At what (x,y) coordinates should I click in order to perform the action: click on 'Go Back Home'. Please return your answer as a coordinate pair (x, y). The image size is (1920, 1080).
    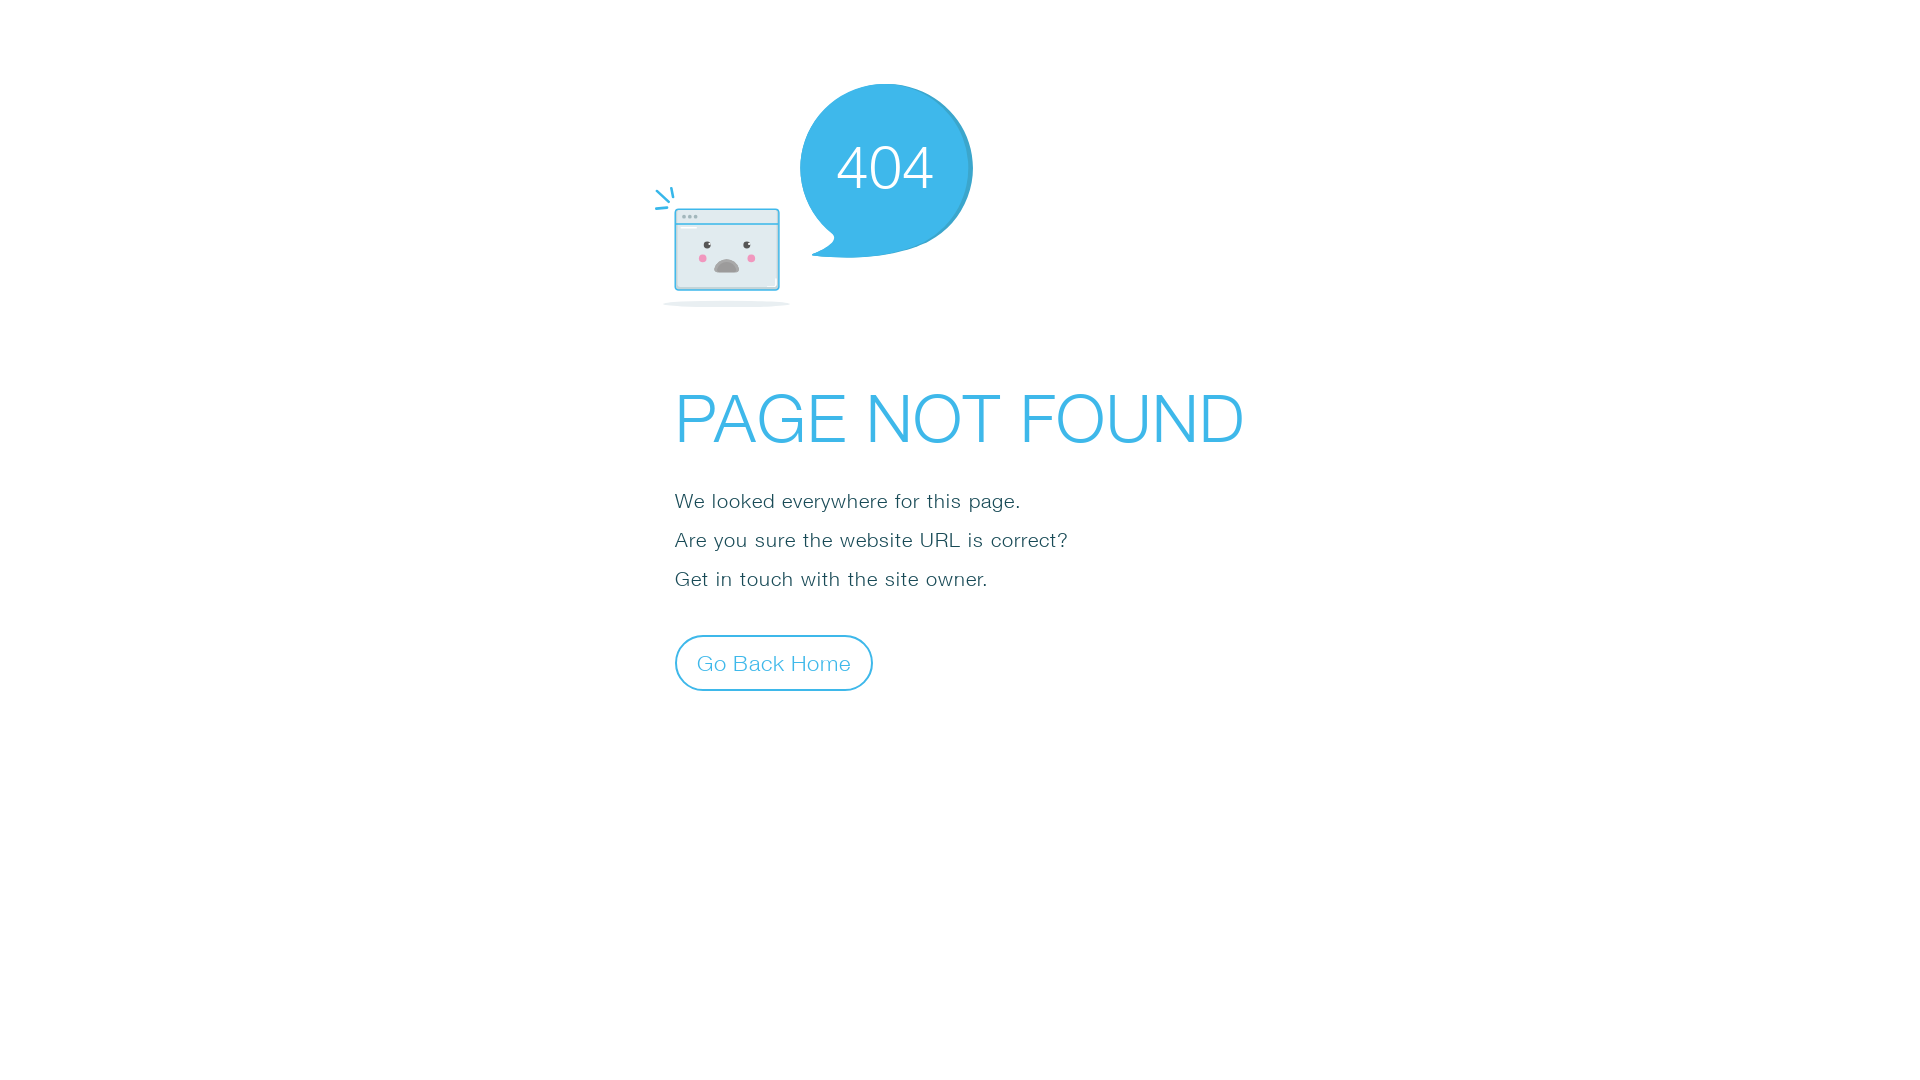
    Looking at the image, I should click on (772, 663).